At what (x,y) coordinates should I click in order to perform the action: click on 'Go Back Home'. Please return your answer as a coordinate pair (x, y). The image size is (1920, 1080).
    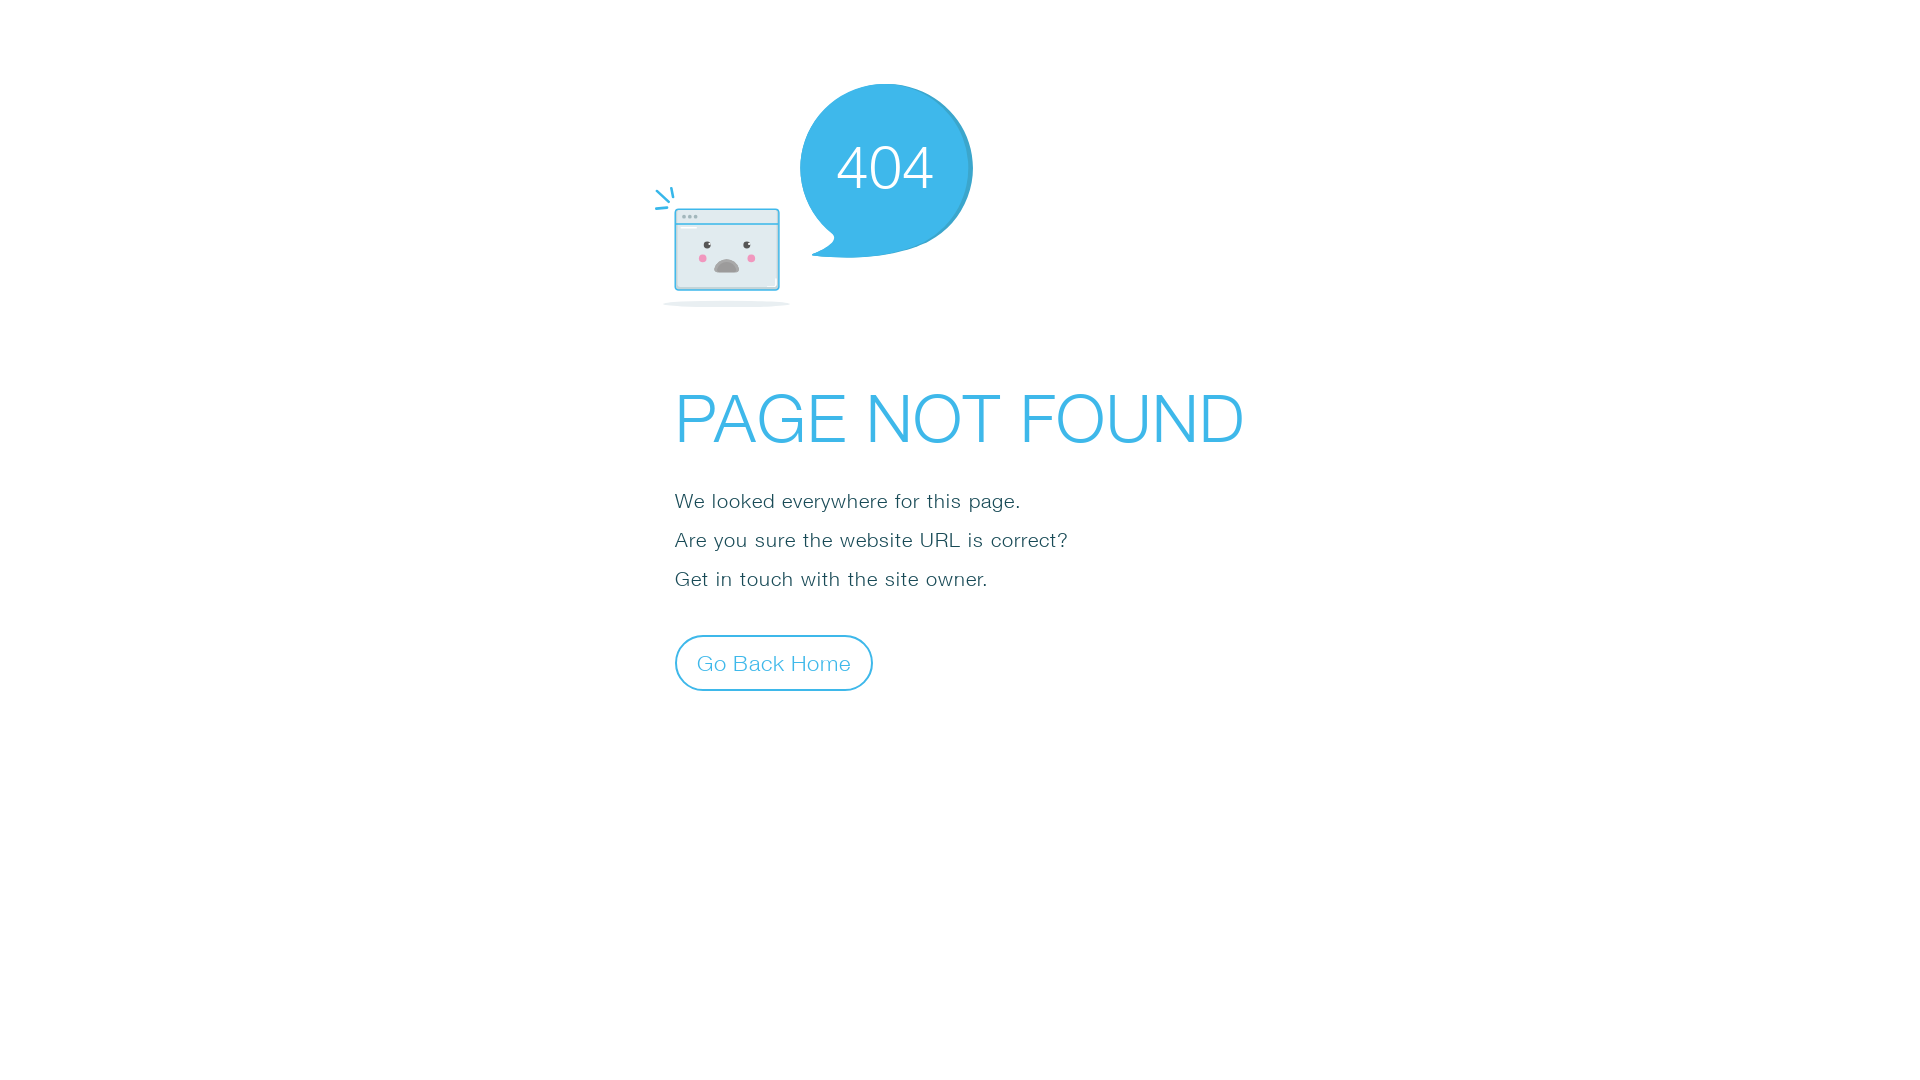
    Looking at the image, I should click on (772, 663).